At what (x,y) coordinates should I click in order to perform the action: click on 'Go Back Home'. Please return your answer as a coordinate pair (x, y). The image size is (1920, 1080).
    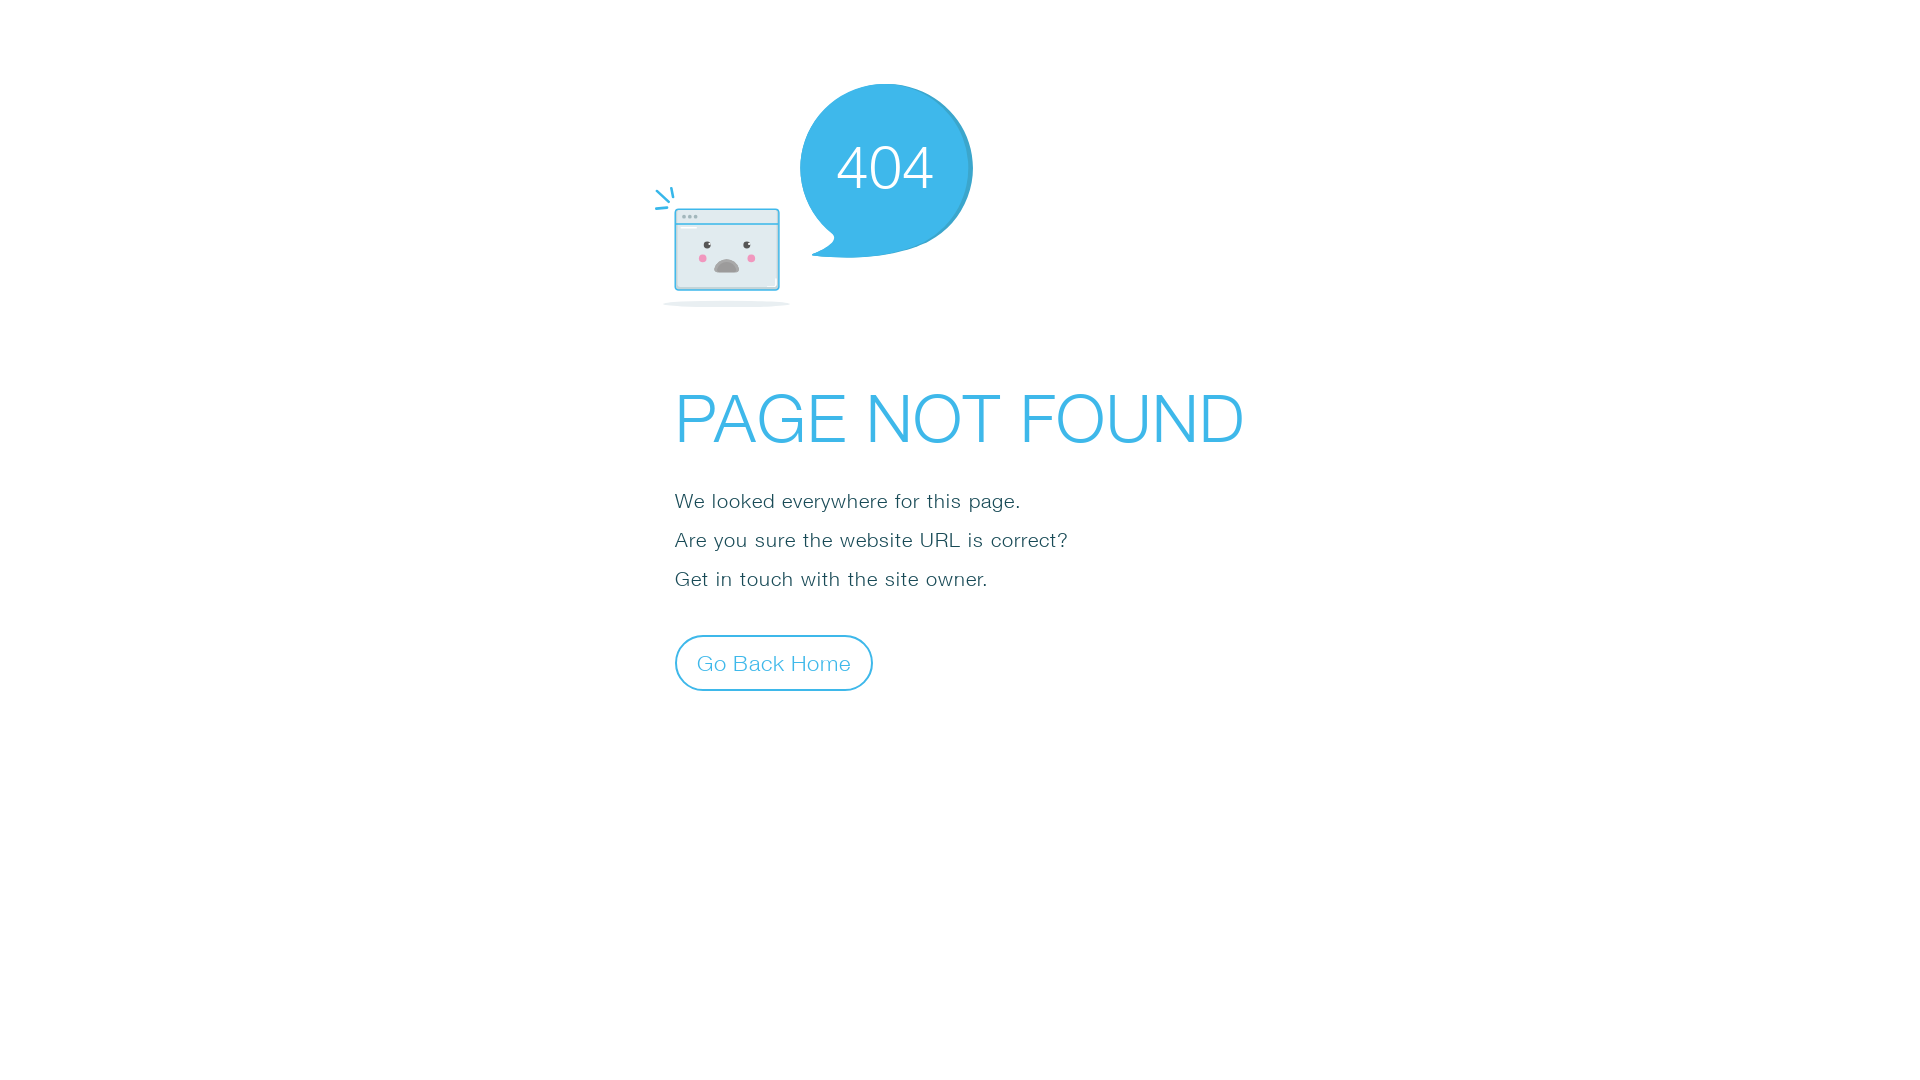
    Looking at the image, I should click on (772, 663).